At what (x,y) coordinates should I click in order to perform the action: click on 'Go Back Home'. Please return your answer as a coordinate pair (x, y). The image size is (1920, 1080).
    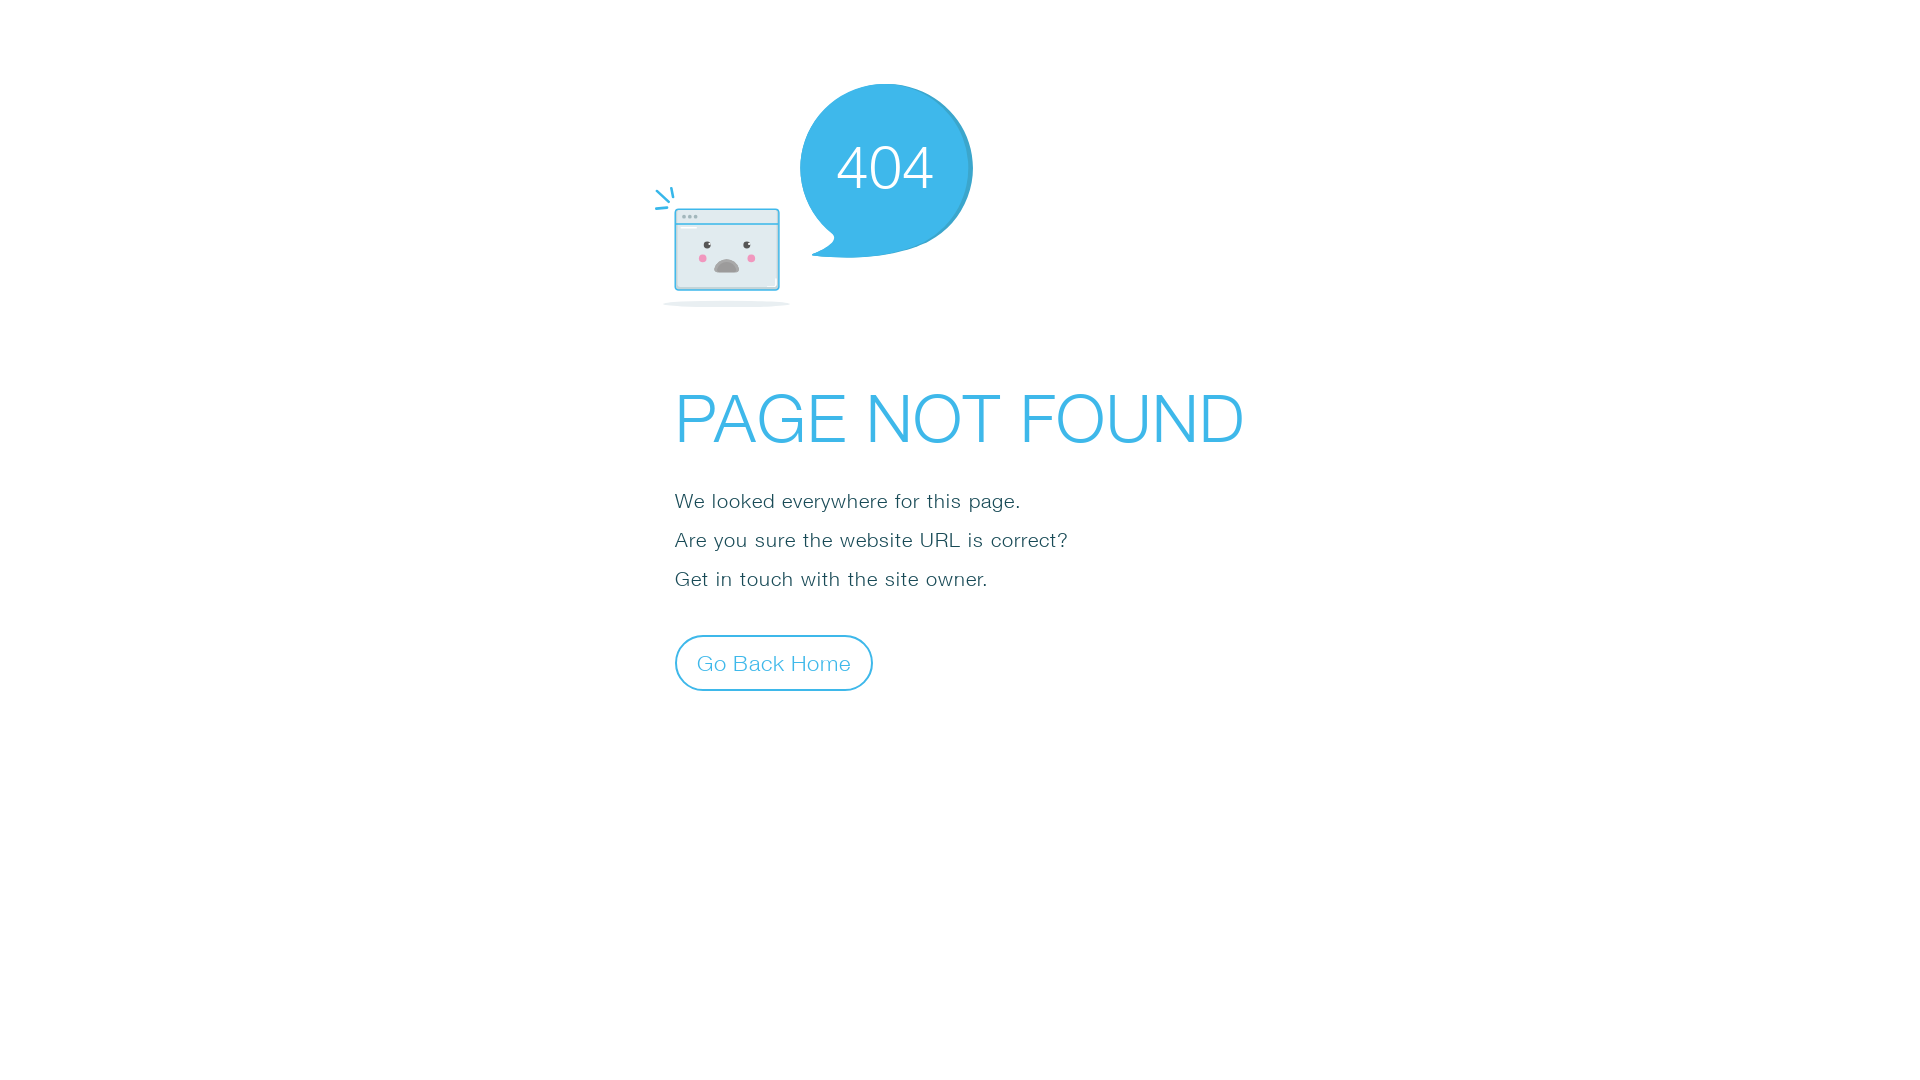
    Looking at the image, I should click on (772, 663).